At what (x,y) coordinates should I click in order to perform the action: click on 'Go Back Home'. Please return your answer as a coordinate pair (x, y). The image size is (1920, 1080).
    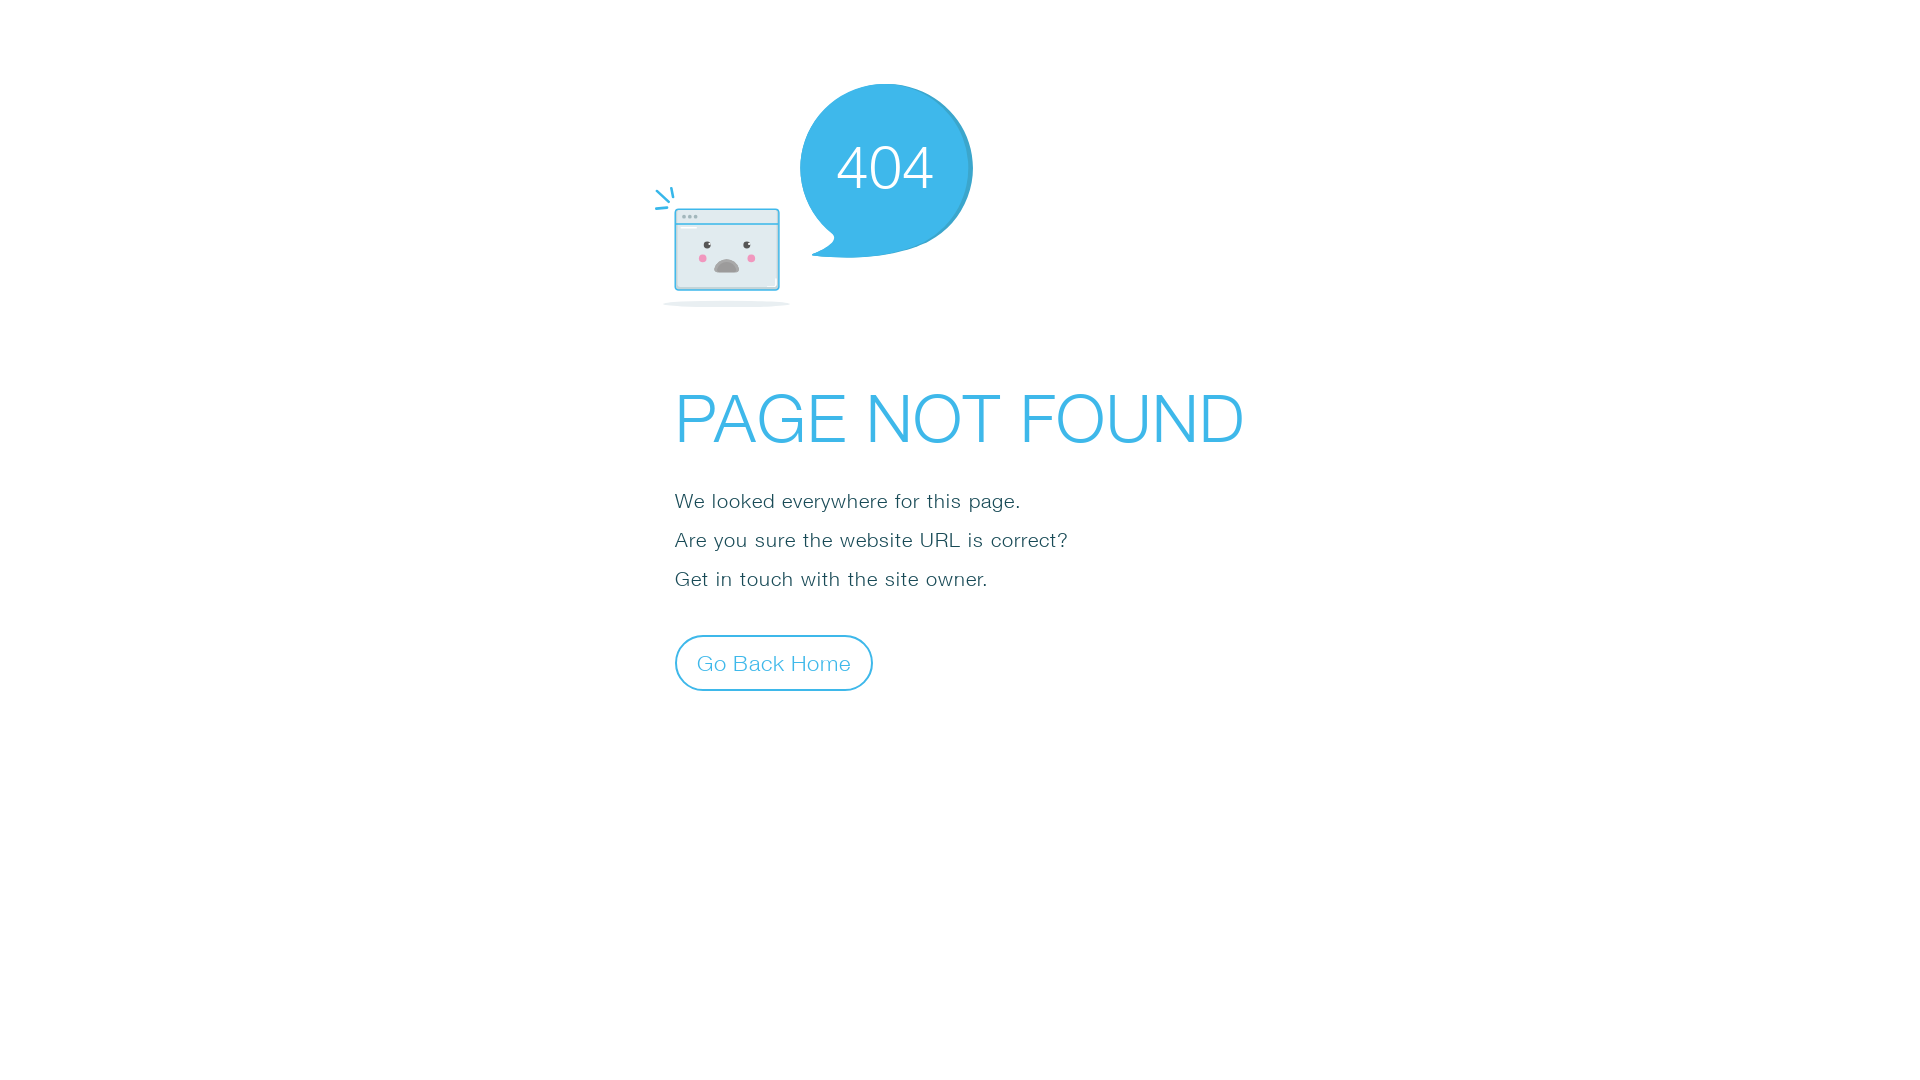
    Looking at the image, I should click on (772, 663).